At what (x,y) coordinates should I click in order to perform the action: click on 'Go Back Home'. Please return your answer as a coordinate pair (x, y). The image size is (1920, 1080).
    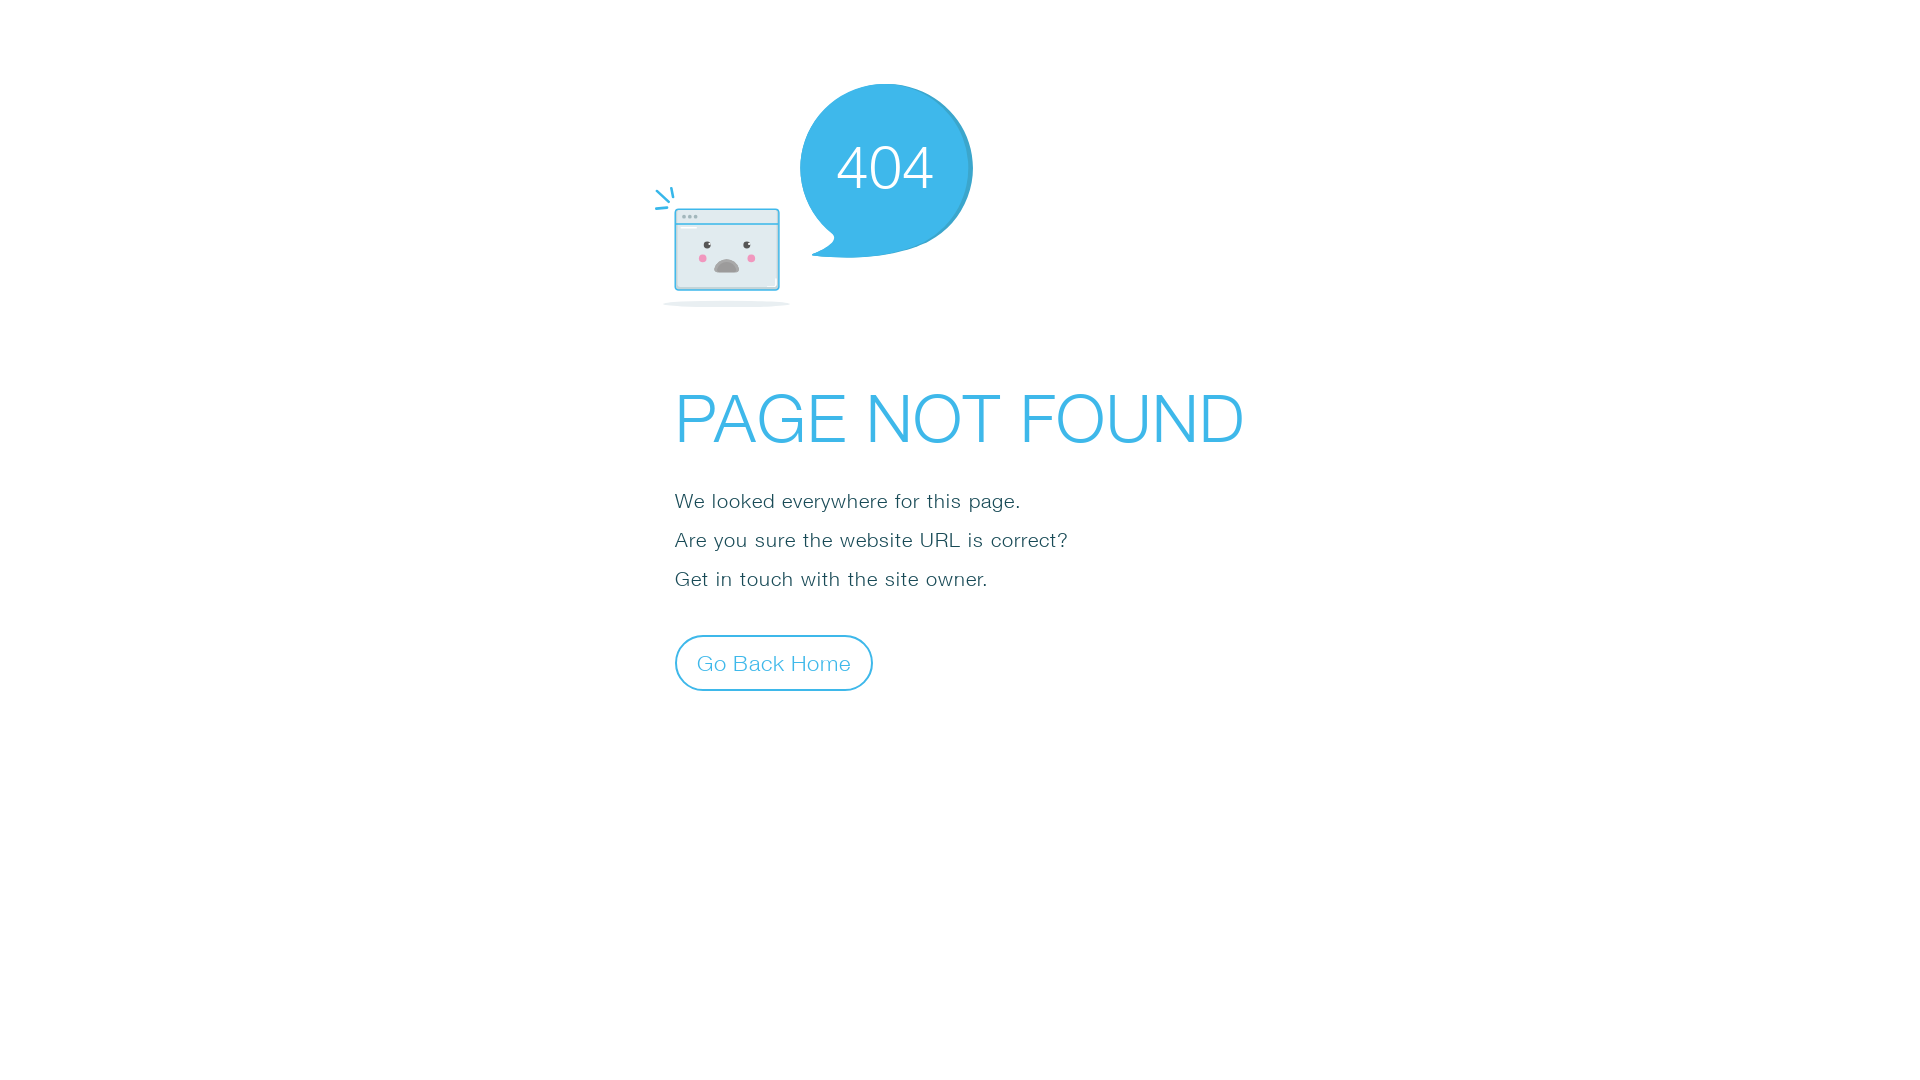
    Looking at the image, I should click on (772, 663).